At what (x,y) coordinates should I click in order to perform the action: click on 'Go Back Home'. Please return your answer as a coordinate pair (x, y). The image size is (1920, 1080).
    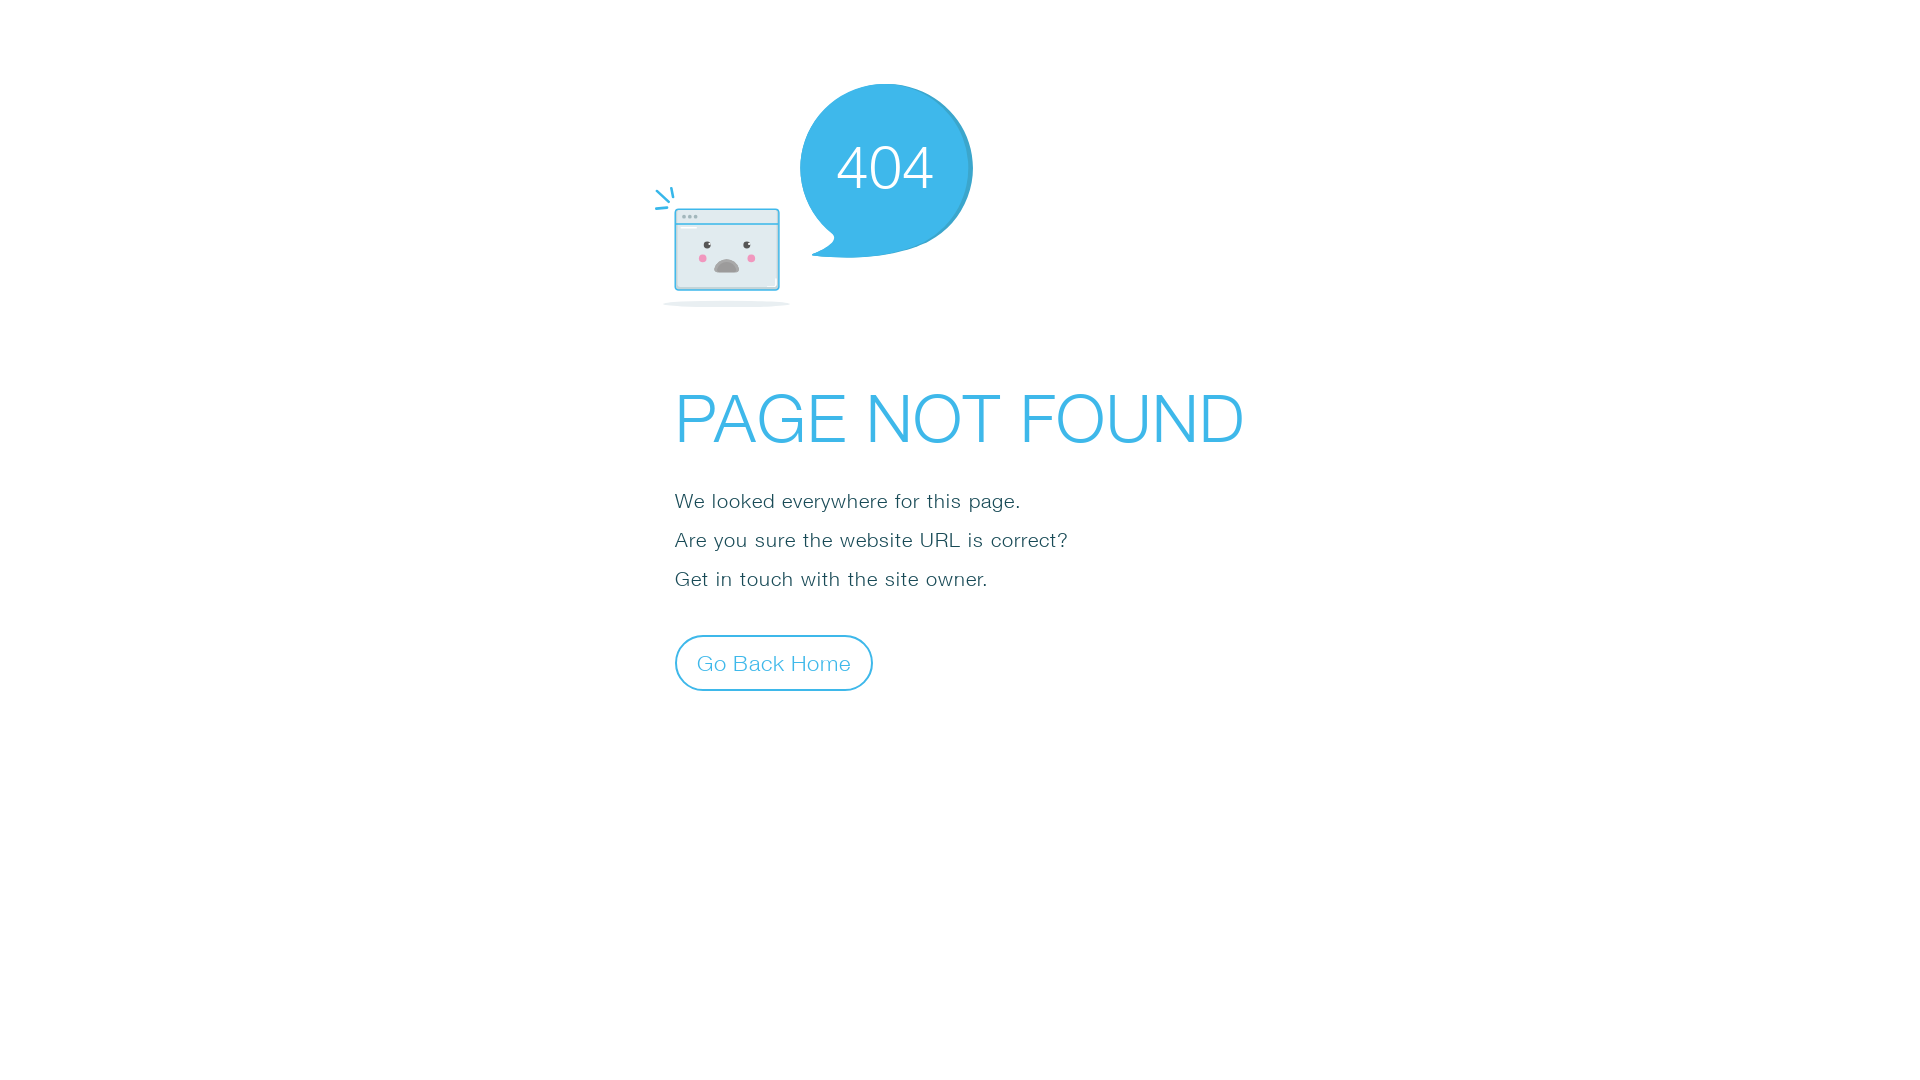
    Looking at the image, I should click on (772, 663).